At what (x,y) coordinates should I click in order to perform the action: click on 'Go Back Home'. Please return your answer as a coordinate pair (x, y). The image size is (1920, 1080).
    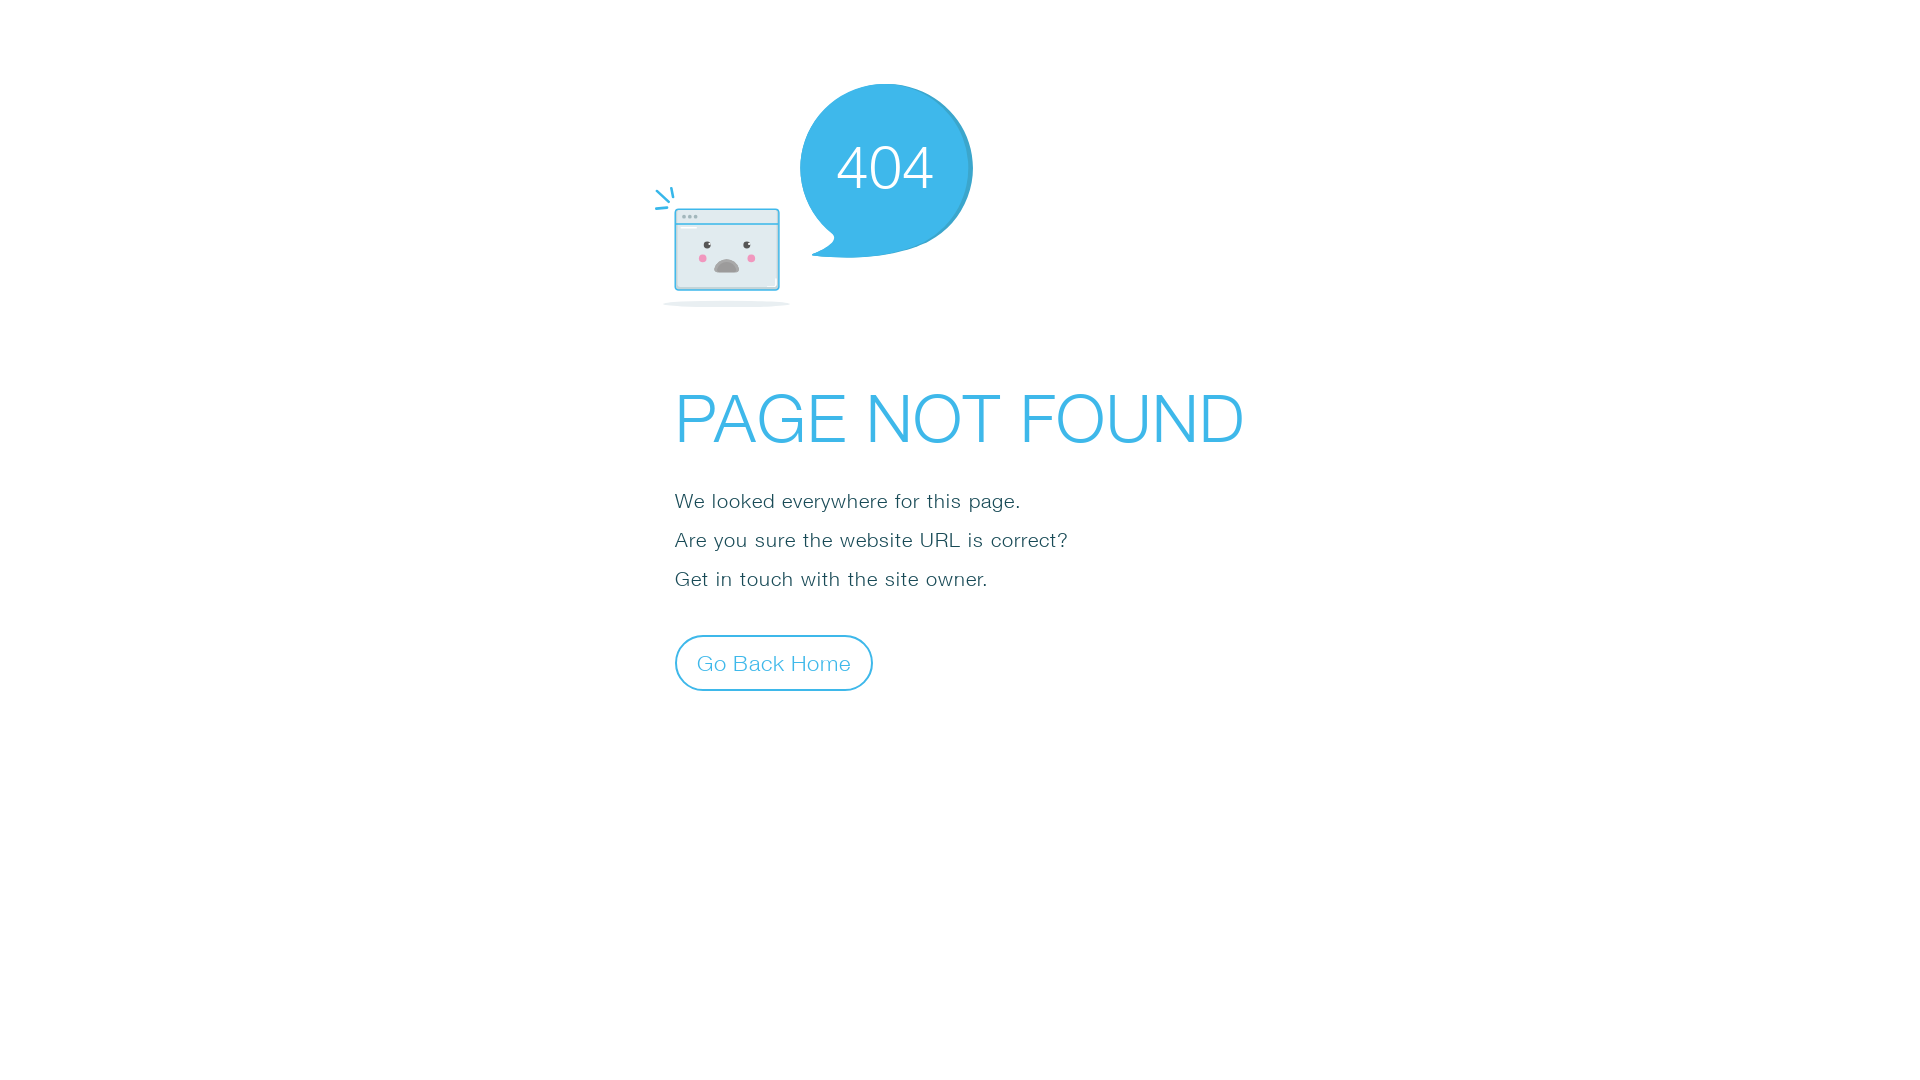
    Looking at the image, I should click on (772, 663).